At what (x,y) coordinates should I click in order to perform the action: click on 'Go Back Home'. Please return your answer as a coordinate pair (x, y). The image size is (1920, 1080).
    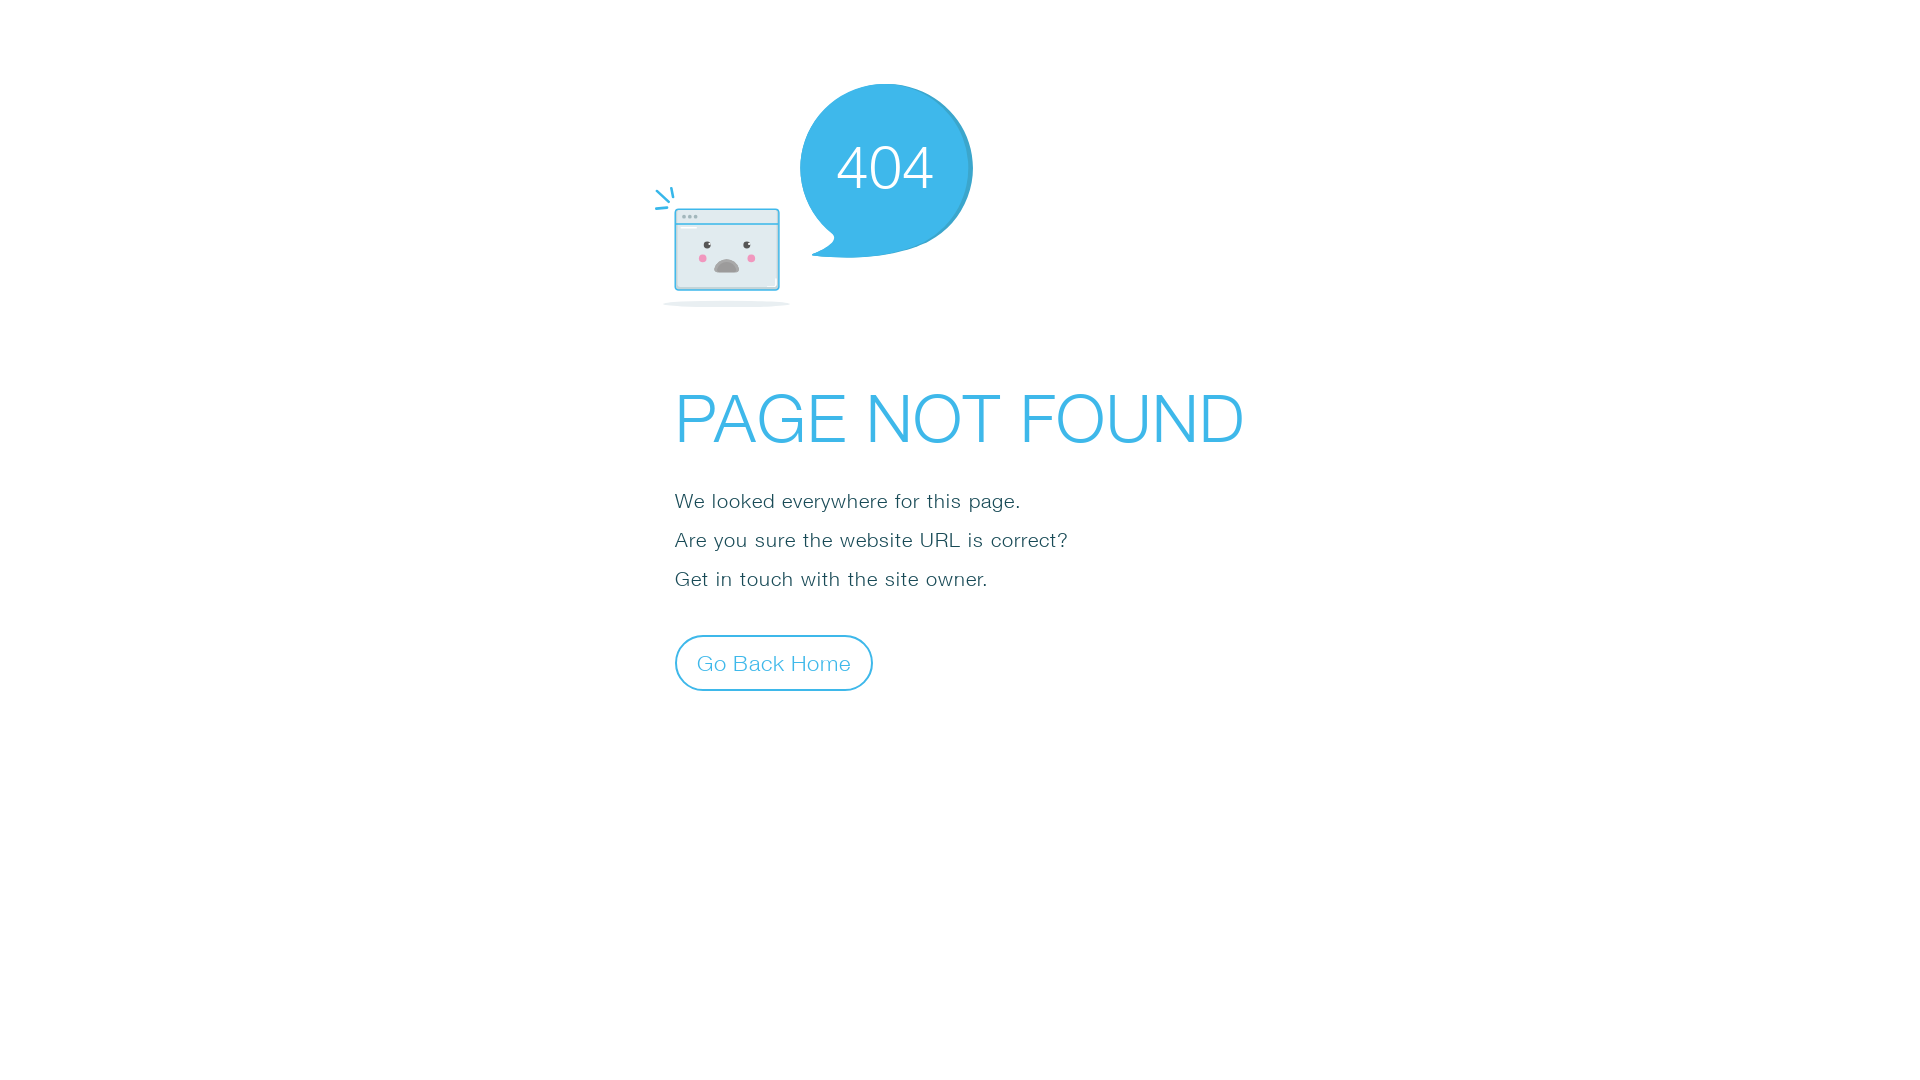
    Looking at the image, I should click on (772, 663).